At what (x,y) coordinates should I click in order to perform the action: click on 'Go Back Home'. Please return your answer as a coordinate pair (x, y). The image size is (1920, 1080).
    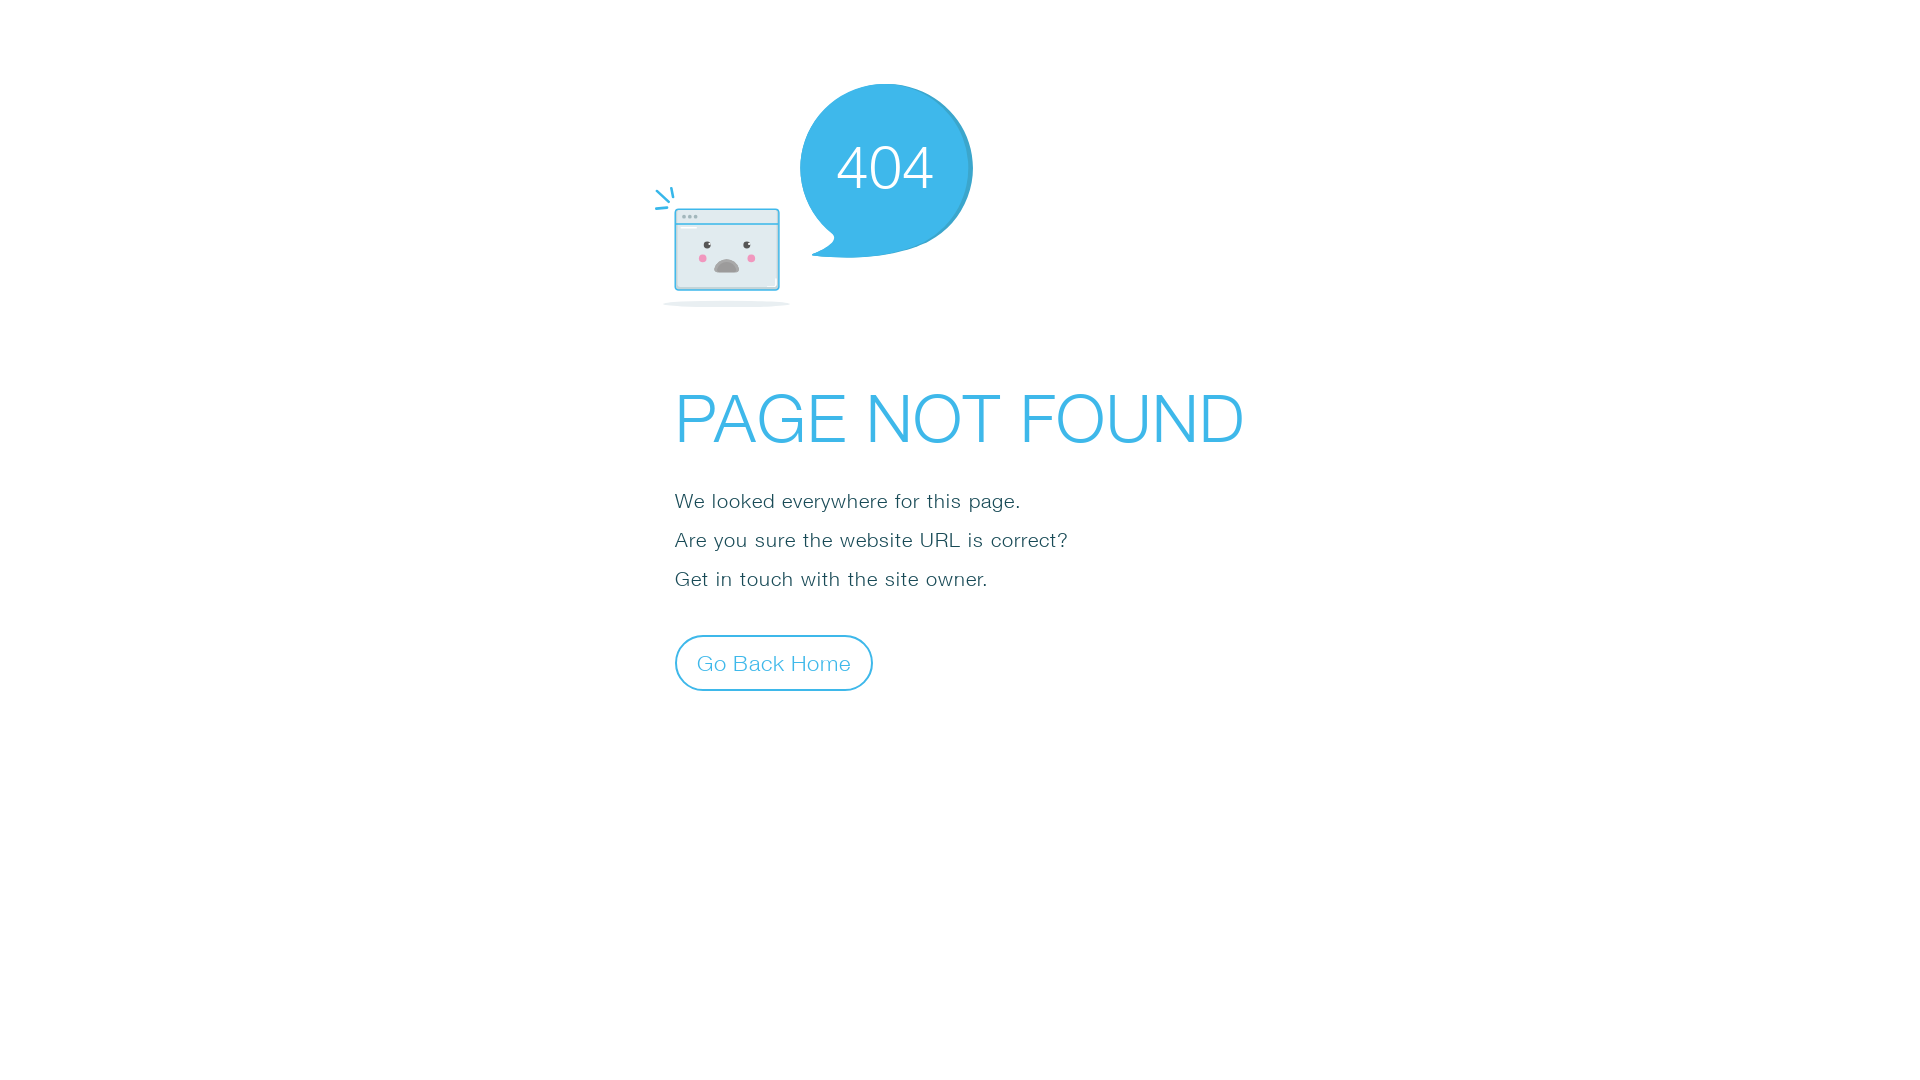
    Looking at the image, I should click on (772, 663).